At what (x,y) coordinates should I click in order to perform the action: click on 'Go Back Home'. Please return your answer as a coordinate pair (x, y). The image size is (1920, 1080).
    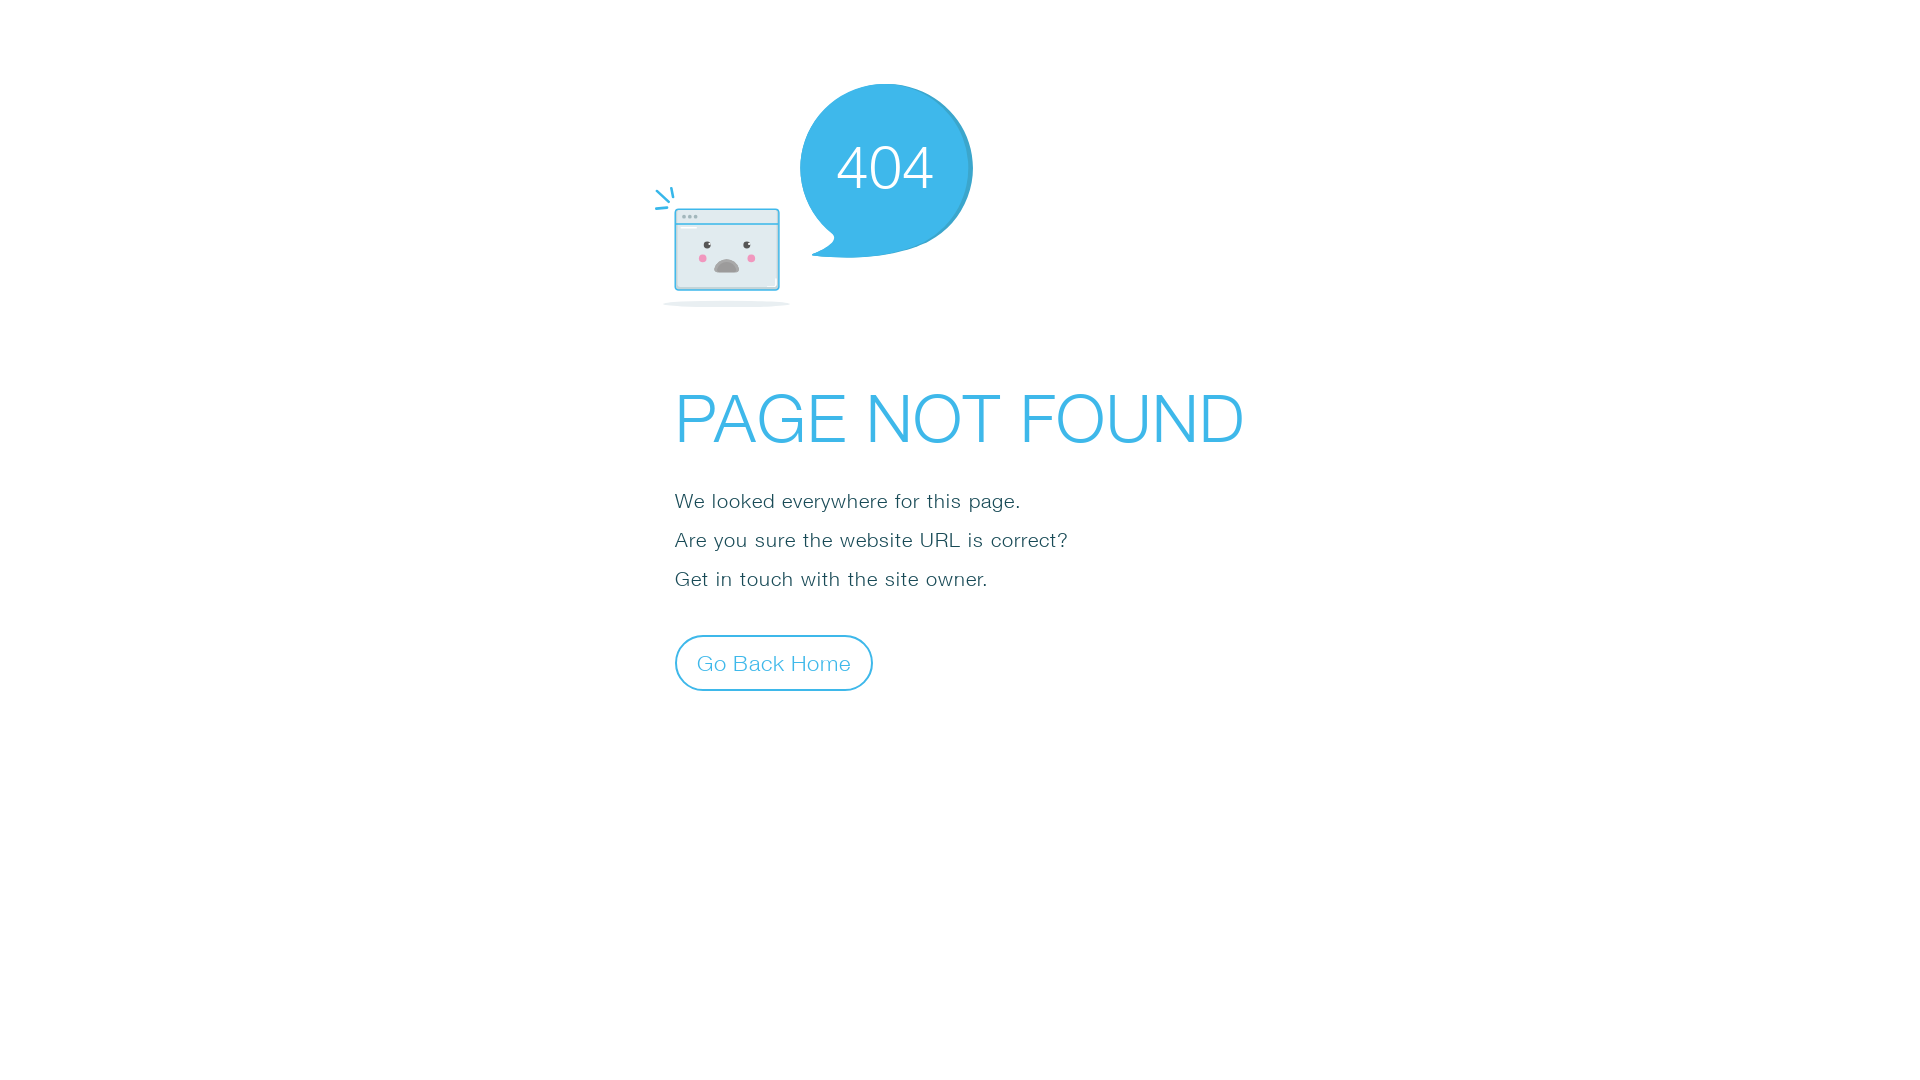
    Looking at the image, I should click on (772, 663).